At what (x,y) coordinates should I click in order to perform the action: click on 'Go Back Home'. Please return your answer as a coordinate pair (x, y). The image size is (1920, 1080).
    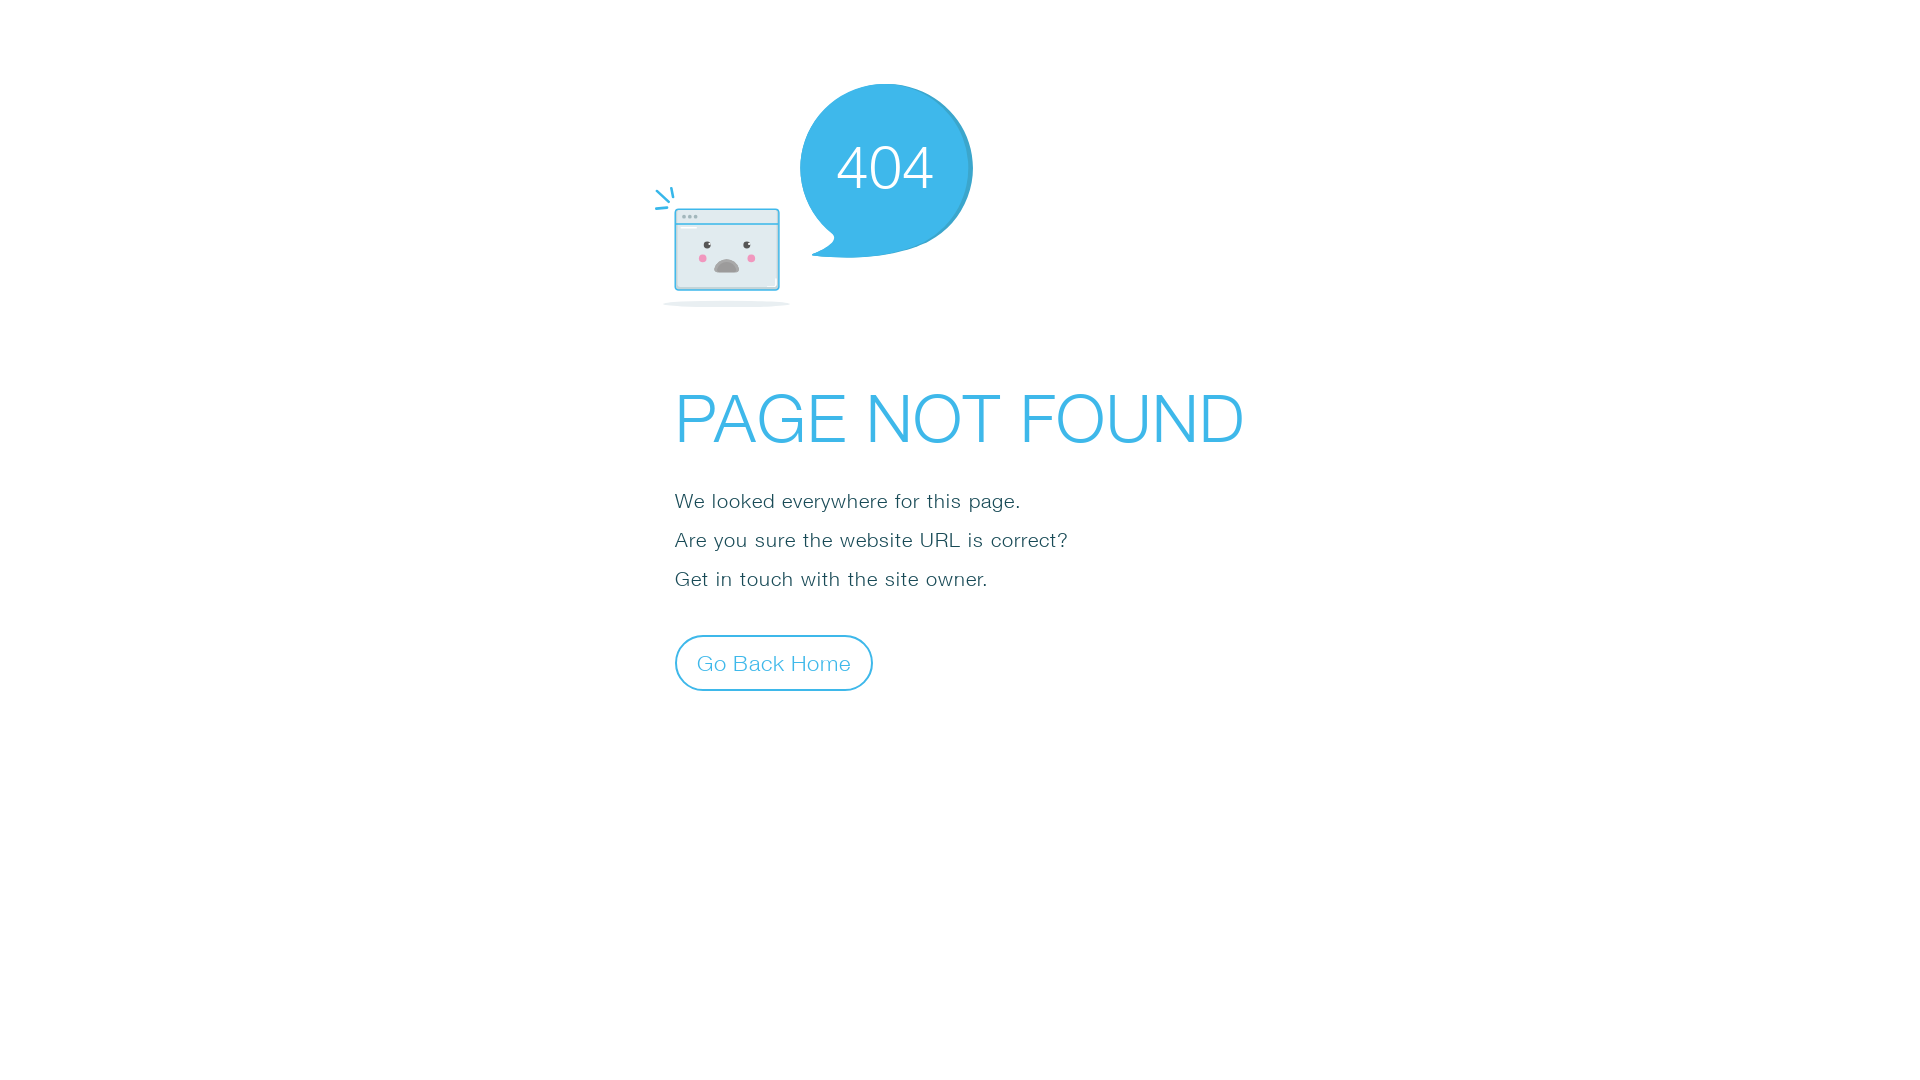
    Looking at the image, I should click on (772, 663).